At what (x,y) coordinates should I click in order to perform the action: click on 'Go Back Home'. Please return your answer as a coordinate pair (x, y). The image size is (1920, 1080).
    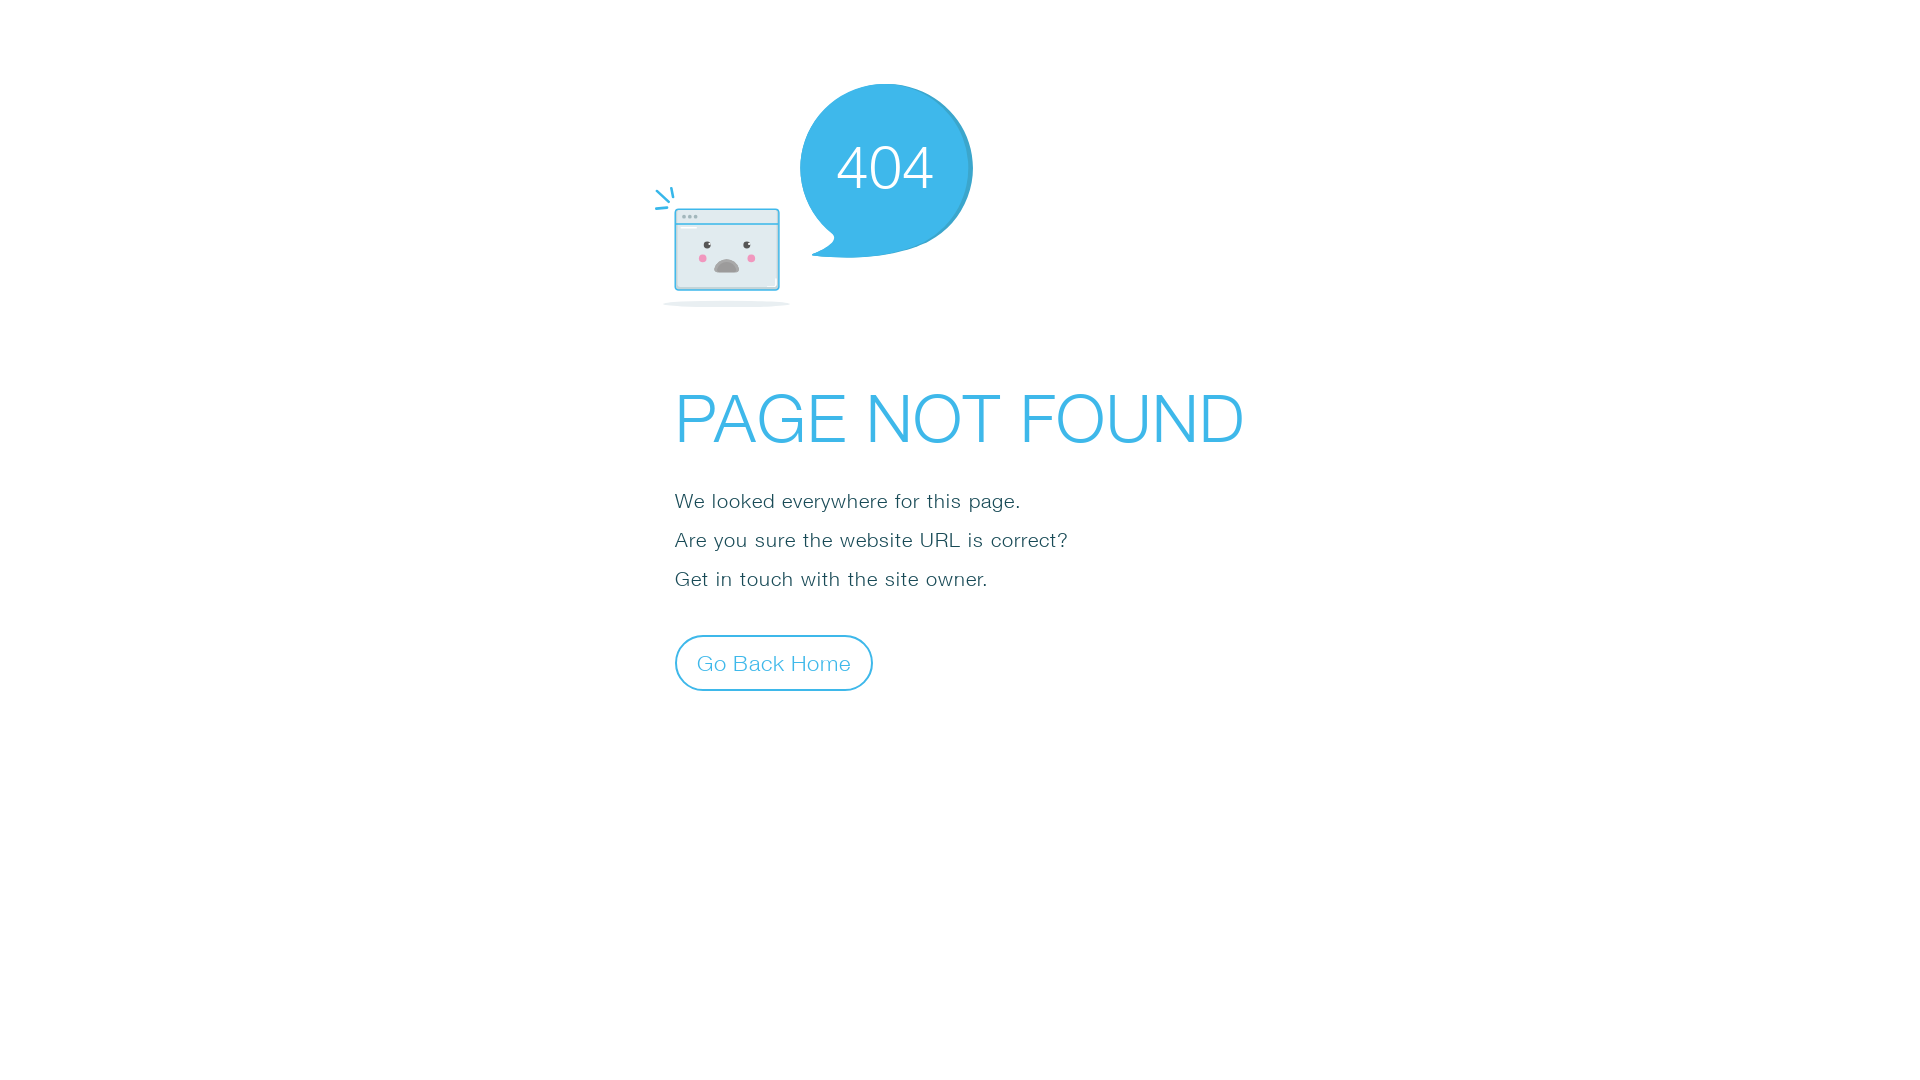
    Looking at the image, I should click on (772, 663).